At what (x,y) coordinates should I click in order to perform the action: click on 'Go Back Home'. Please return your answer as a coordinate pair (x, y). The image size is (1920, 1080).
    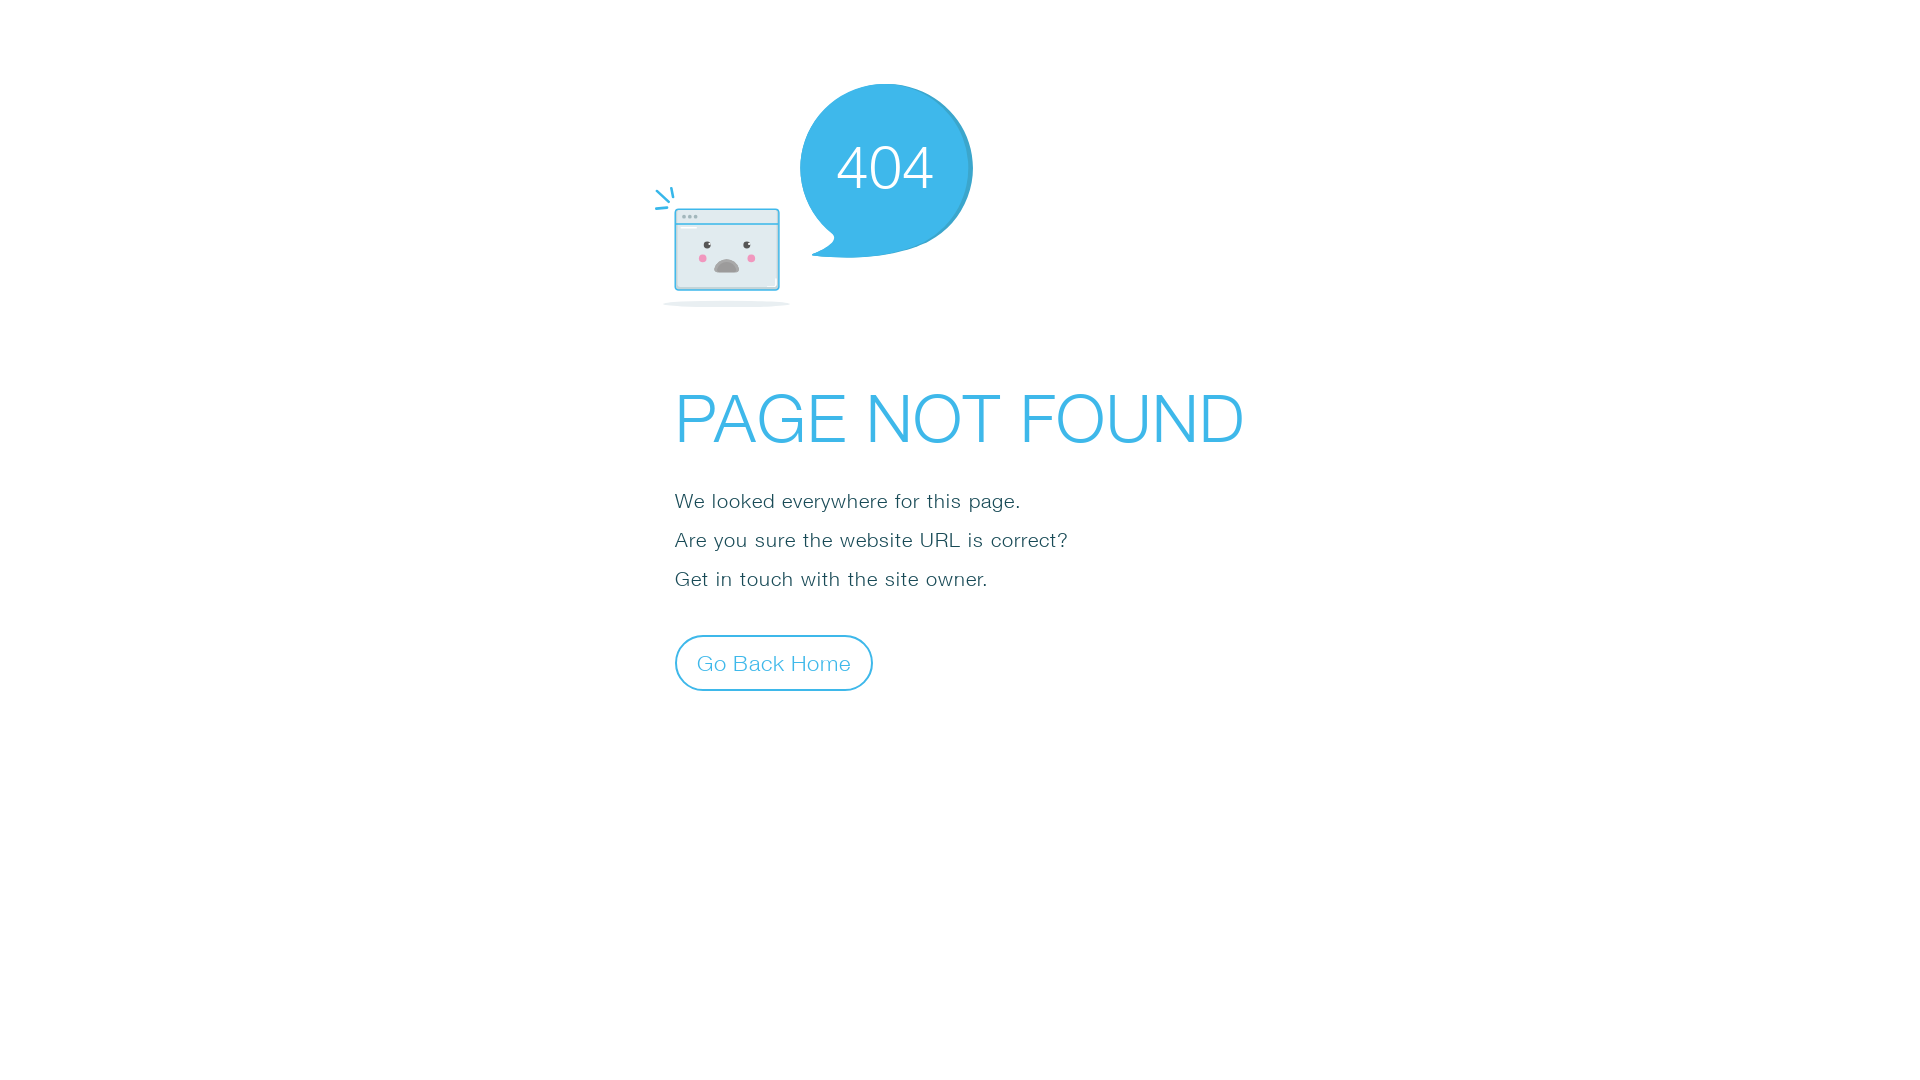
    Looking at the image, I should click on (772, 663).